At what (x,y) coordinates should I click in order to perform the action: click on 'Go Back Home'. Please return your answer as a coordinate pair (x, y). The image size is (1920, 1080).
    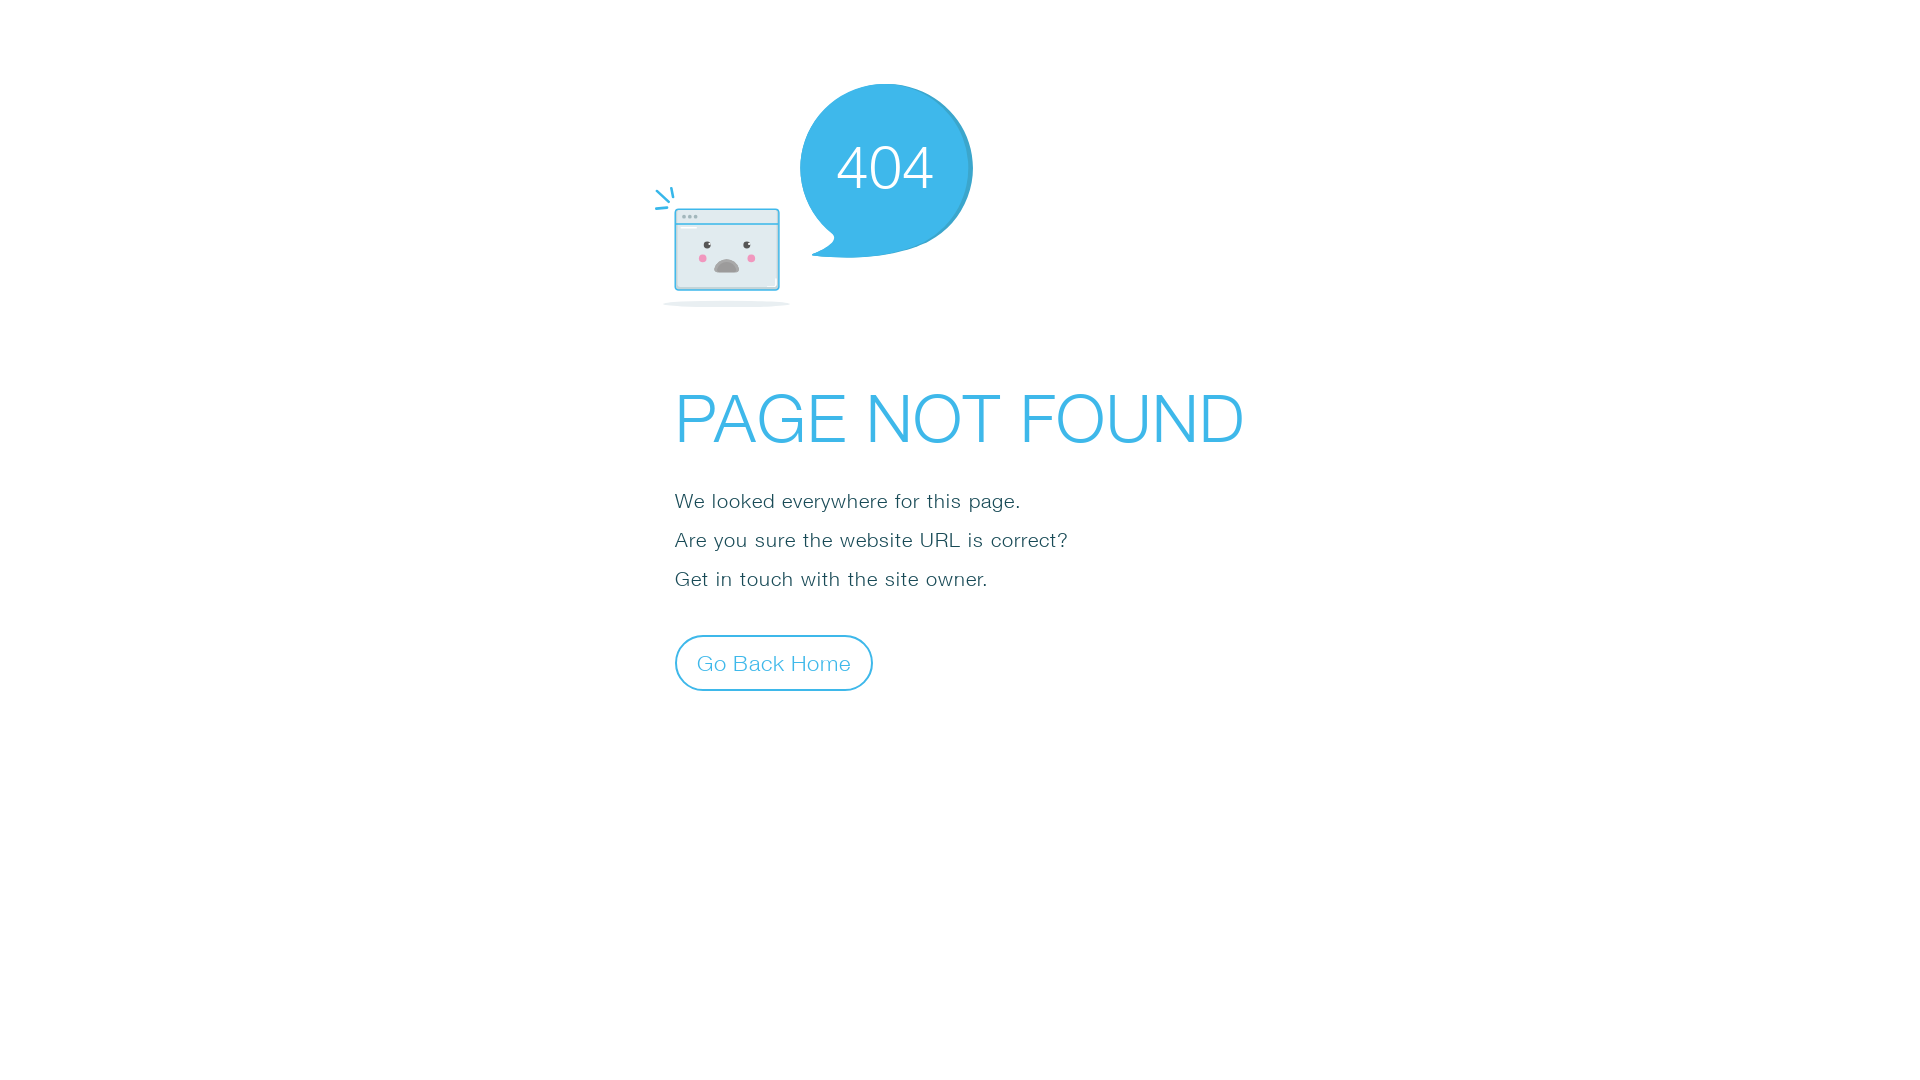
    Looking at the image, I should click on (772, 663).